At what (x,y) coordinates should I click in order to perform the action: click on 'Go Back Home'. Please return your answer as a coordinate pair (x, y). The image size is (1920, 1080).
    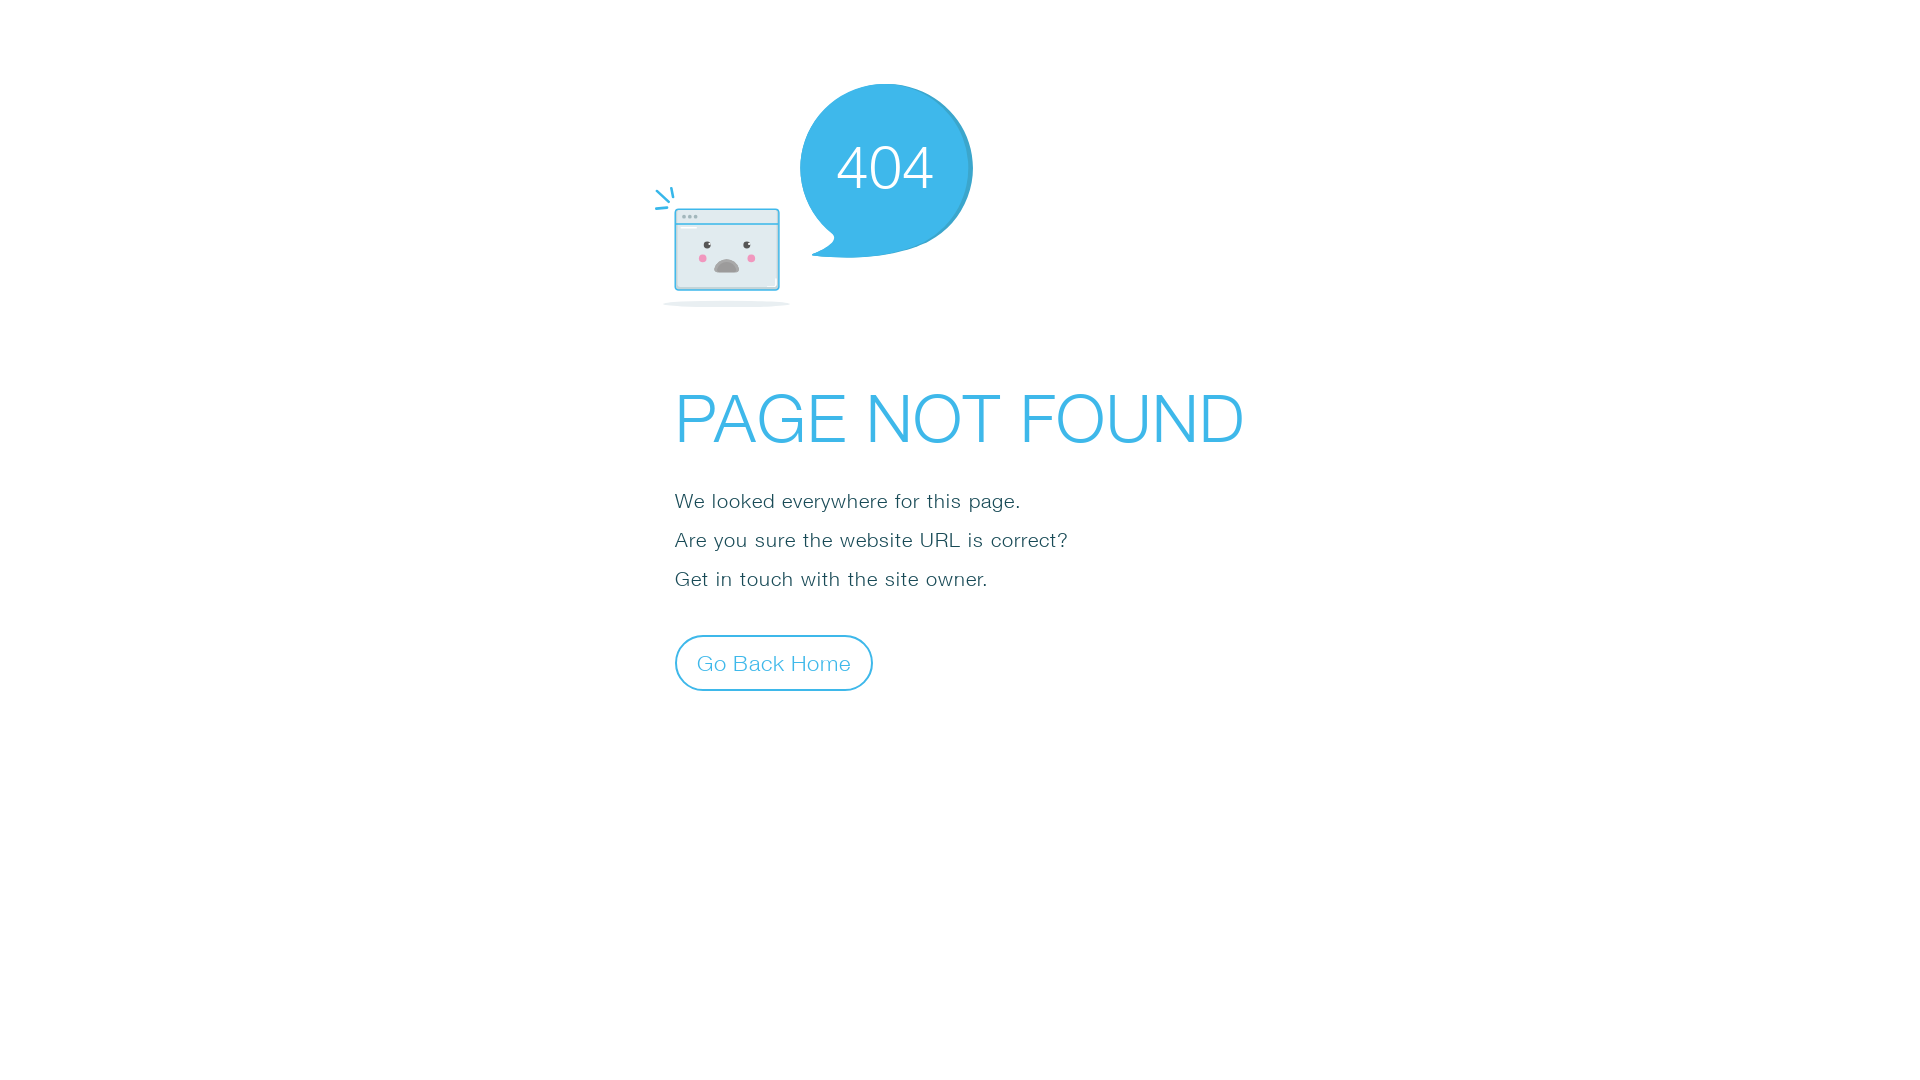
    Looking at the image, I should click on (772, 663).